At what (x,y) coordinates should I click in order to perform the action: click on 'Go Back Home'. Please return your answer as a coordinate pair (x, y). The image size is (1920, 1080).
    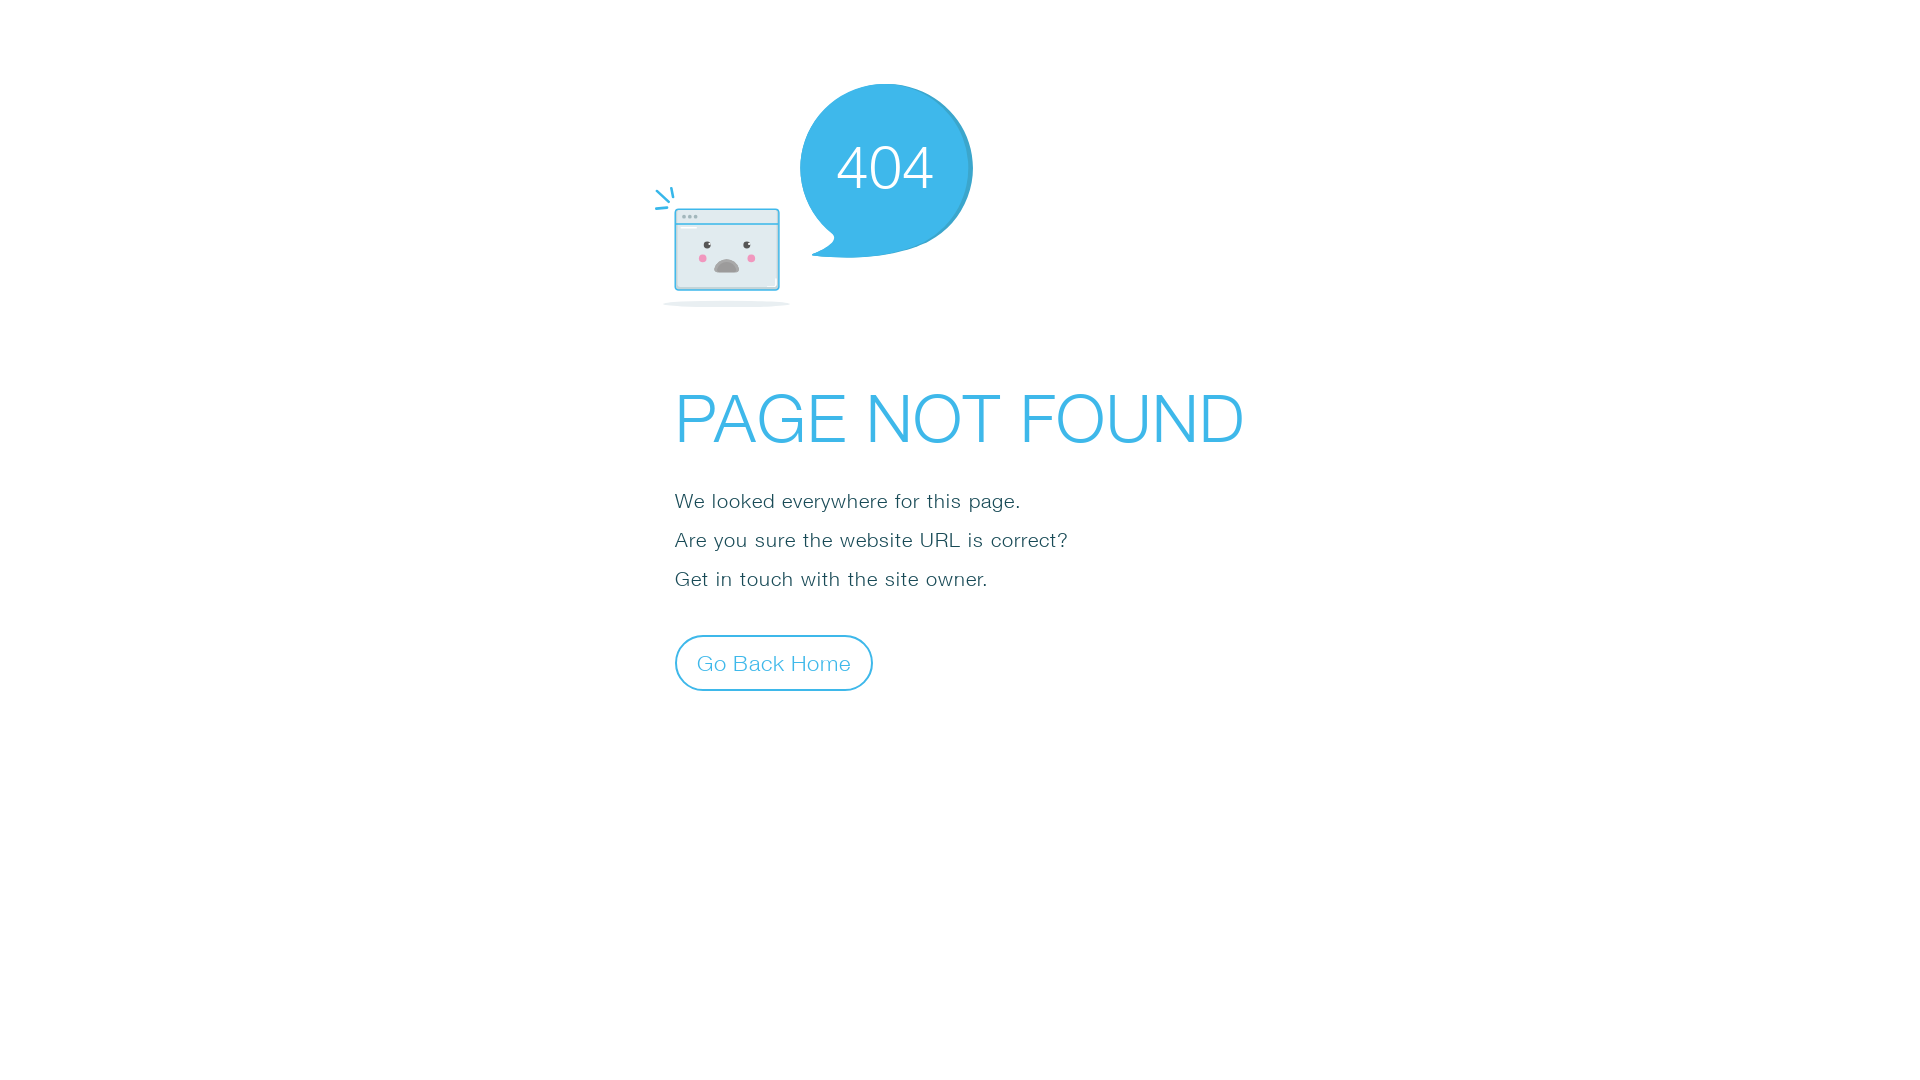
    Looking at the image, I should click on (772, 663).